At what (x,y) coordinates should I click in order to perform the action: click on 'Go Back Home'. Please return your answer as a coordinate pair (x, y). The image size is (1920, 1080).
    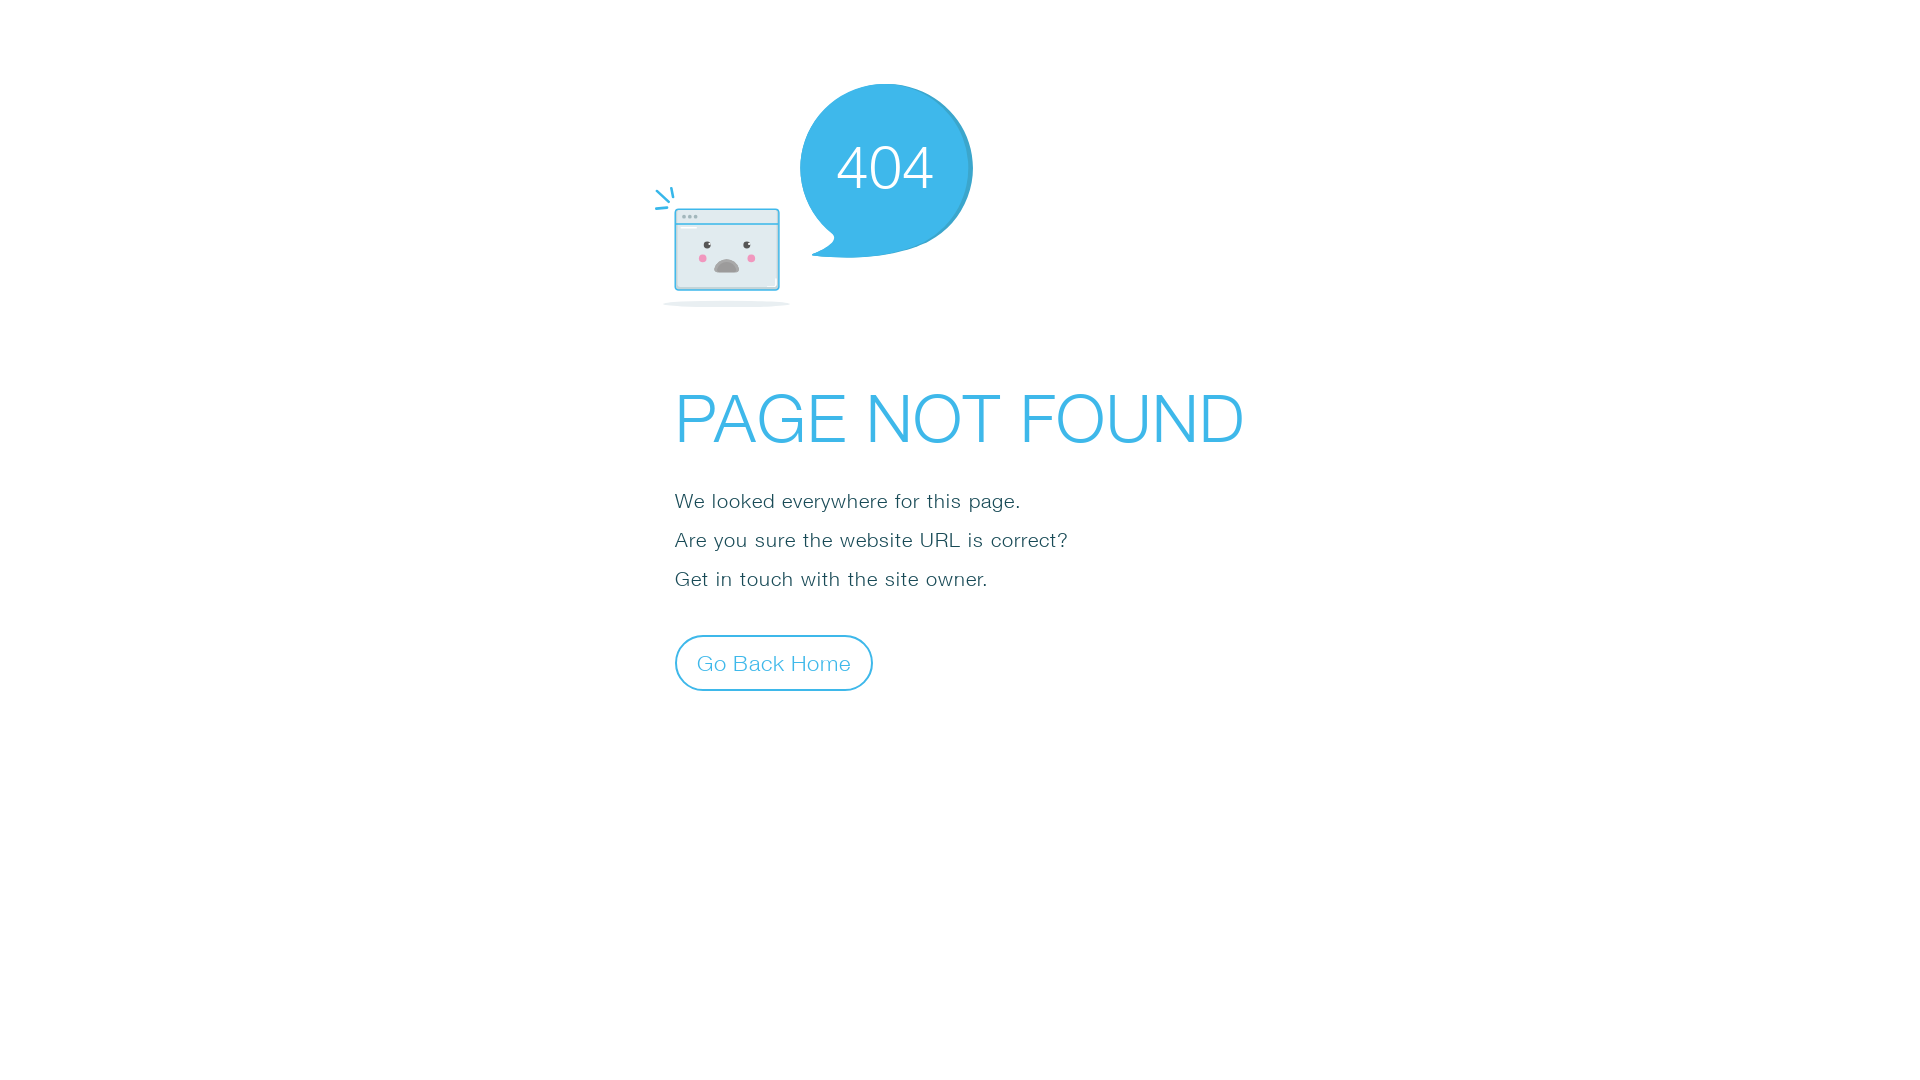
    Looking at the image, I should click on (772, 663).